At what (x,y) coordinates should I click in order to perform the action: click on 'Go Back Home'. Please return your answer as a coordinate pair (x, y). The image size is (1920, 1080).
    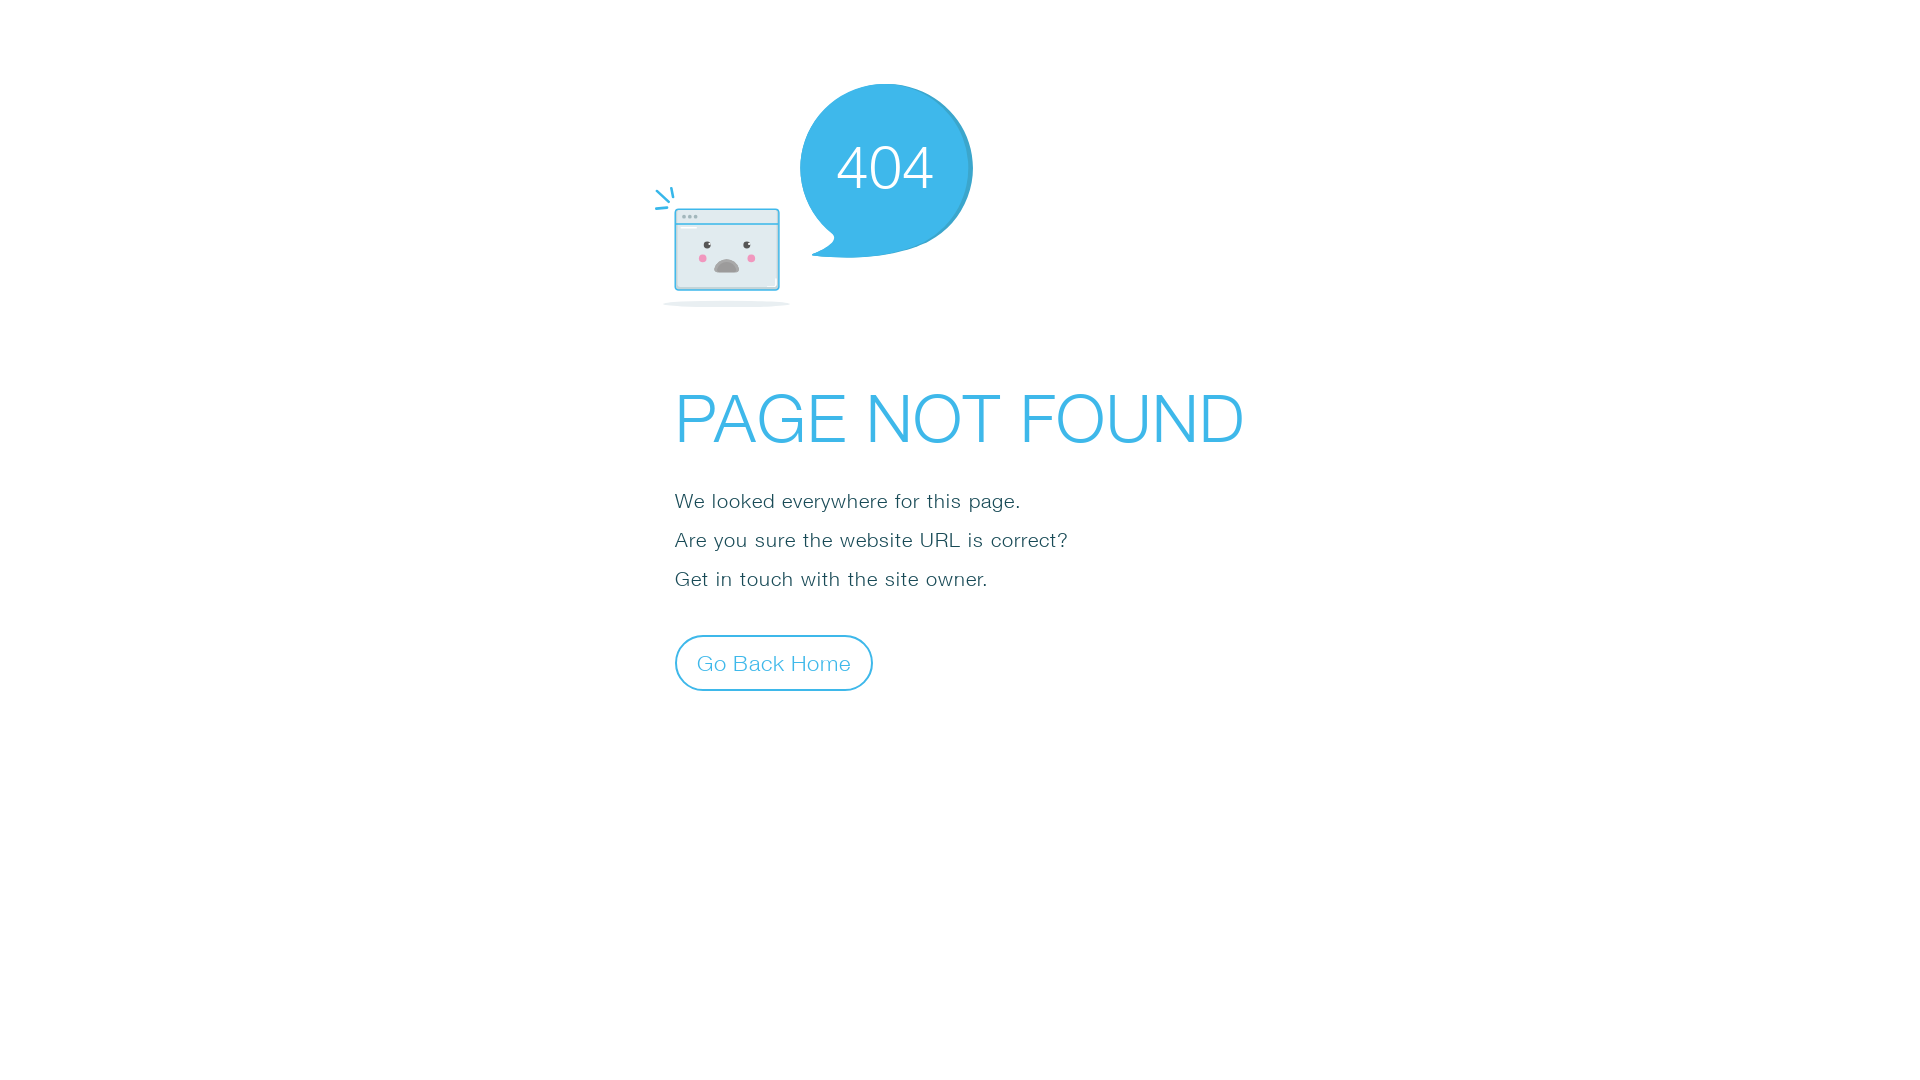
    Looking at the image, I should click on (772, 663).